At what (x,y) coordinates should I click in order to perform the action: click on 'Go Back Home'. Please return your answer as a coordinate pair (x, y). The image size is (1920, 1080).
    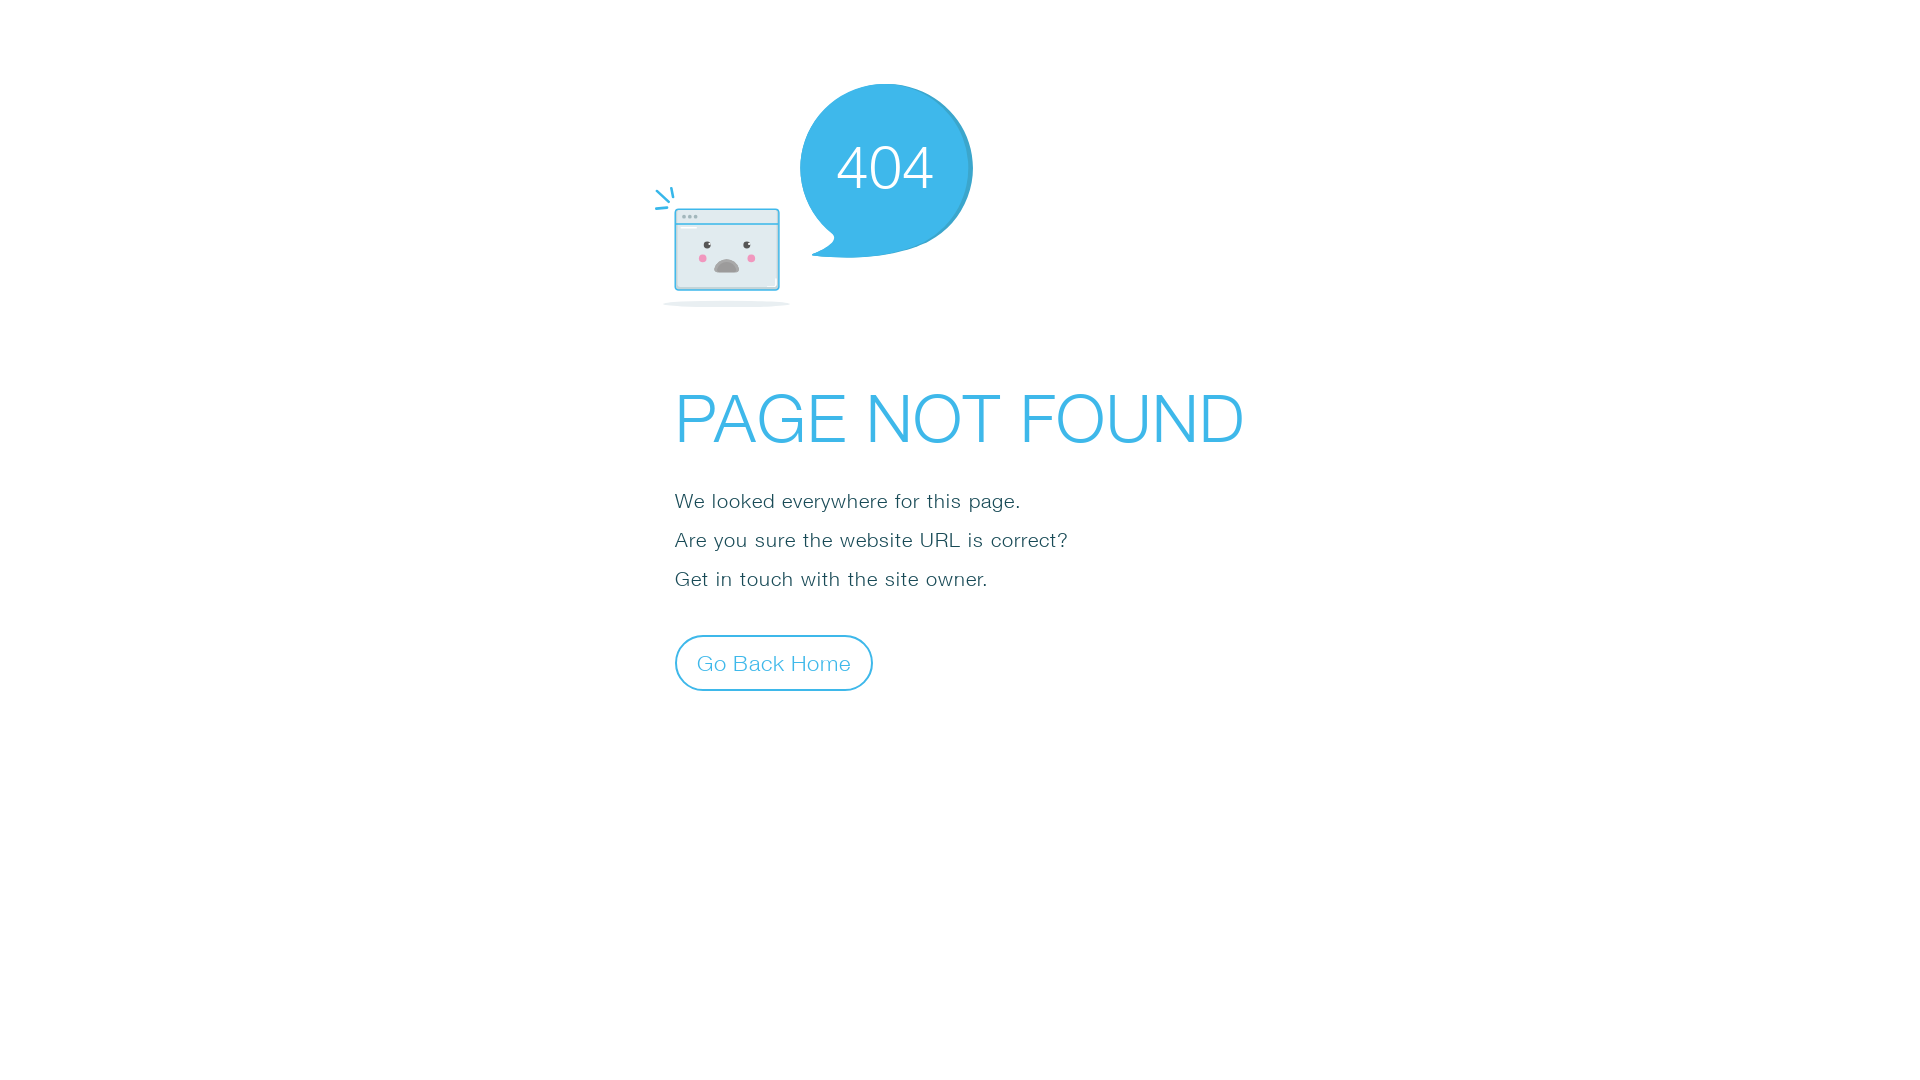
    Looking at the image, I should click on (772, 663).